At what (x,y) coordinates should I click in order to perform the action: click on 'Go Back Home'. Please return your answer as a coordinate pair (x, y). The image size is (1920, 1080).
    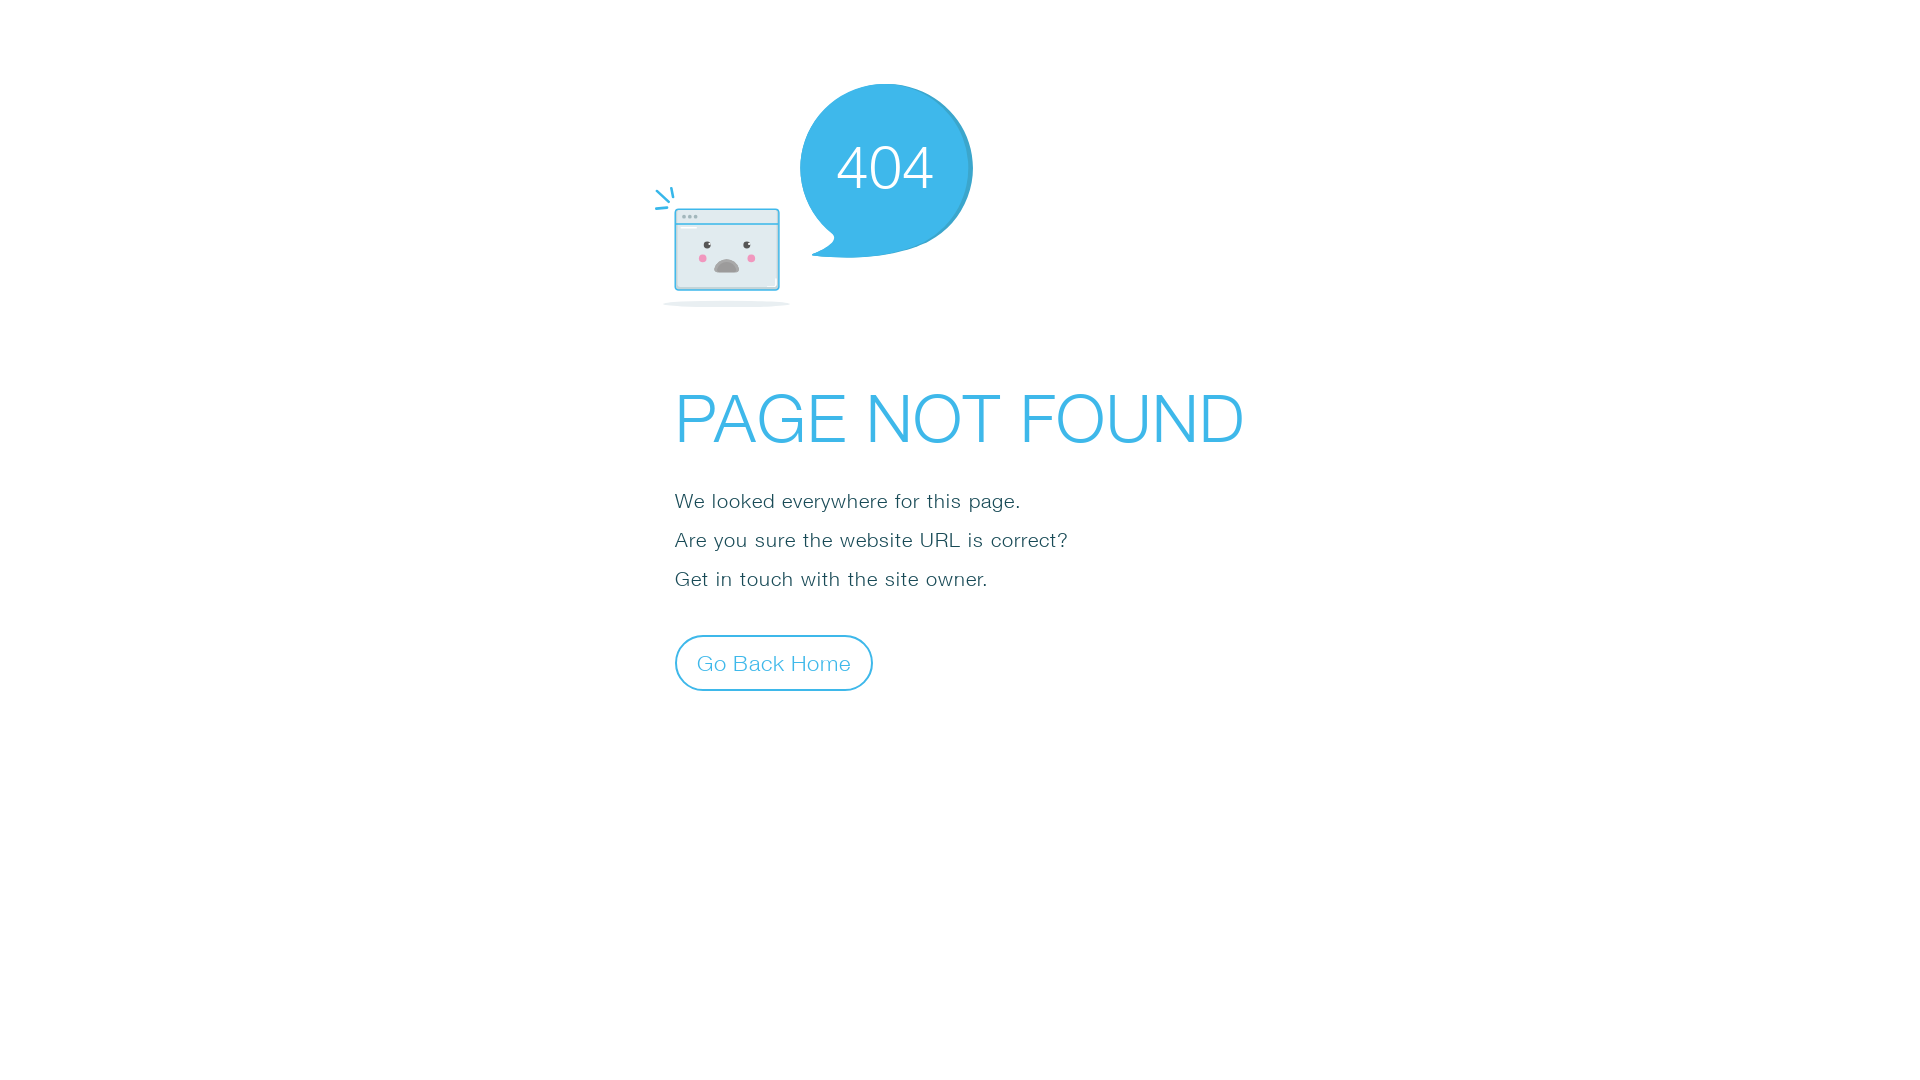
    Looking at the image, I should click on (772, 663).